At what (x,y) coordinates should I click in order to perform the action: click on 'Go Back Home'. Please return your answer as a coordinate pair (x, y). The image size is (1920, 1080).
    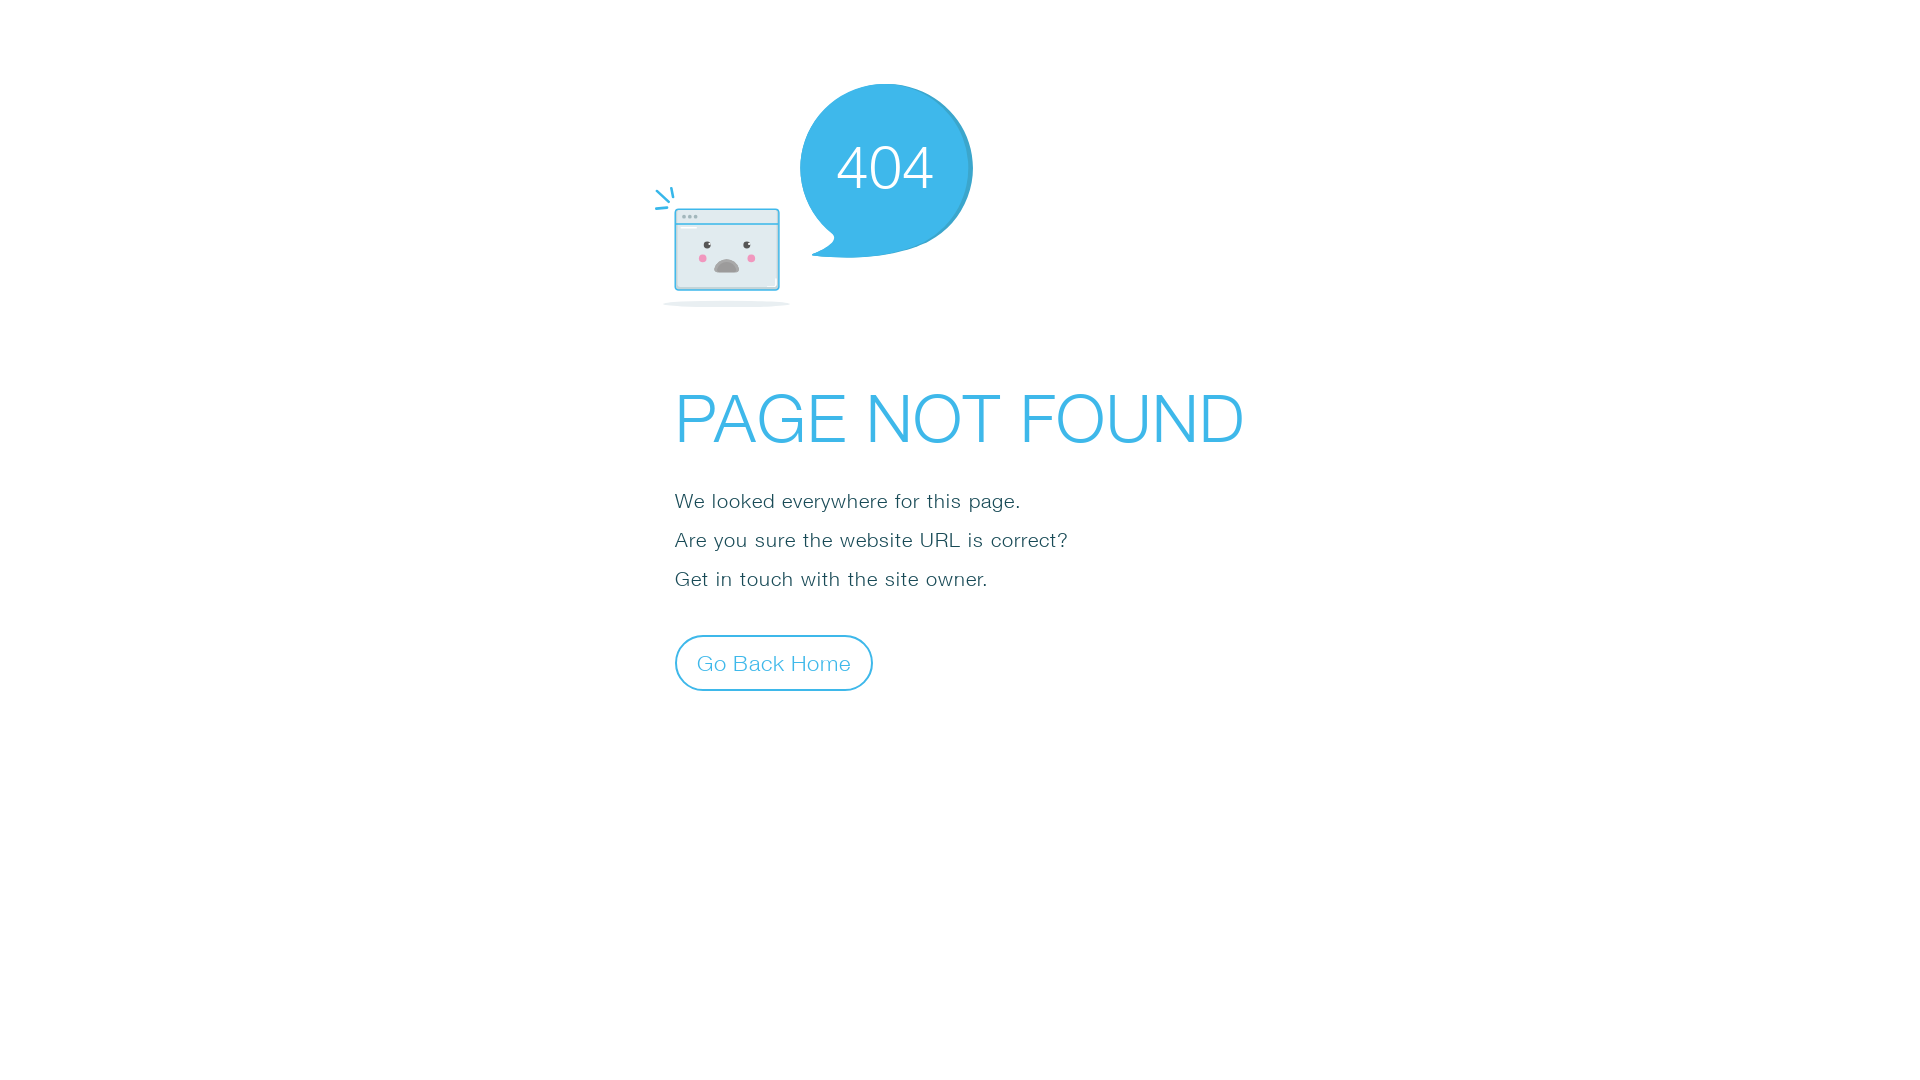
    Looking at the image, I should click on (772, 663).